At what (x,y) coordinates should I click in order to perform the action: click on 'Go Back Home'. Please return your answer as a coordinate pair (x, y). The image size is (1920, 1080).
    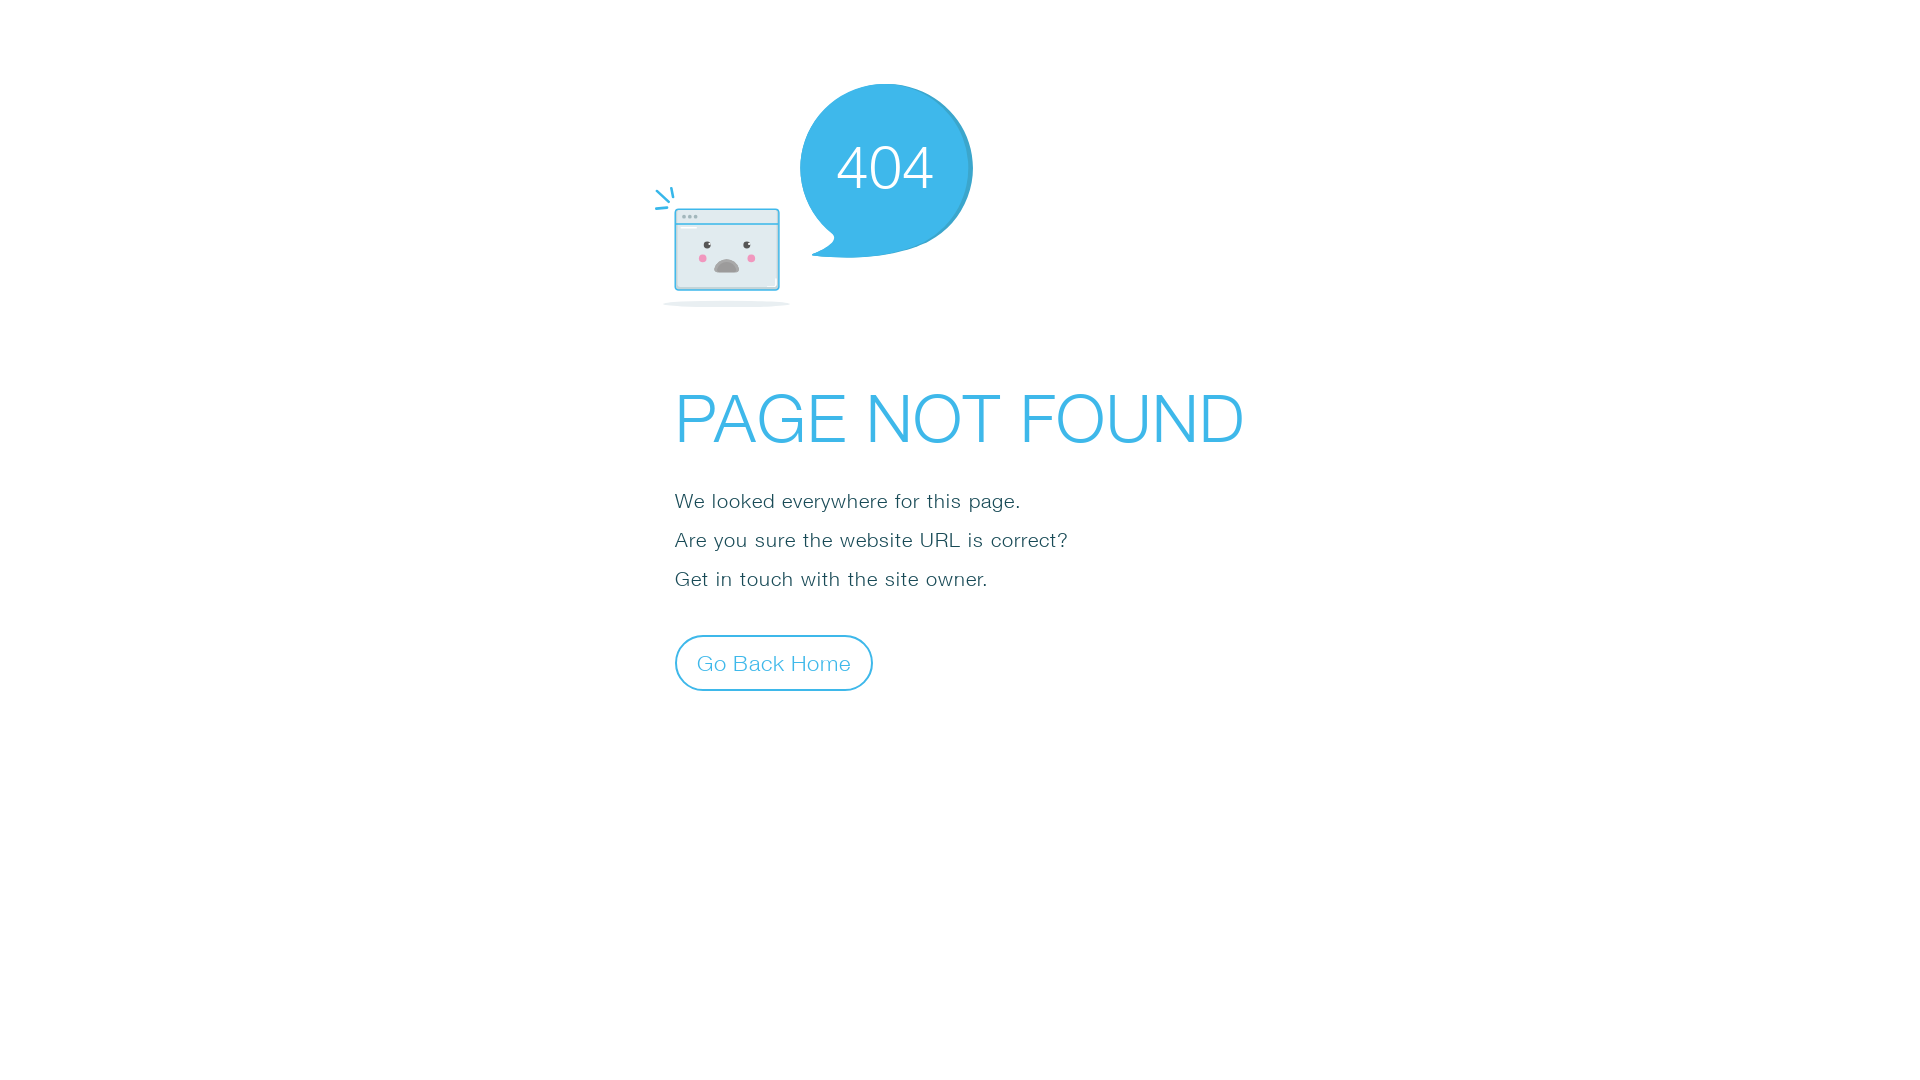
    Looking at the image, I should click on (772, 663).